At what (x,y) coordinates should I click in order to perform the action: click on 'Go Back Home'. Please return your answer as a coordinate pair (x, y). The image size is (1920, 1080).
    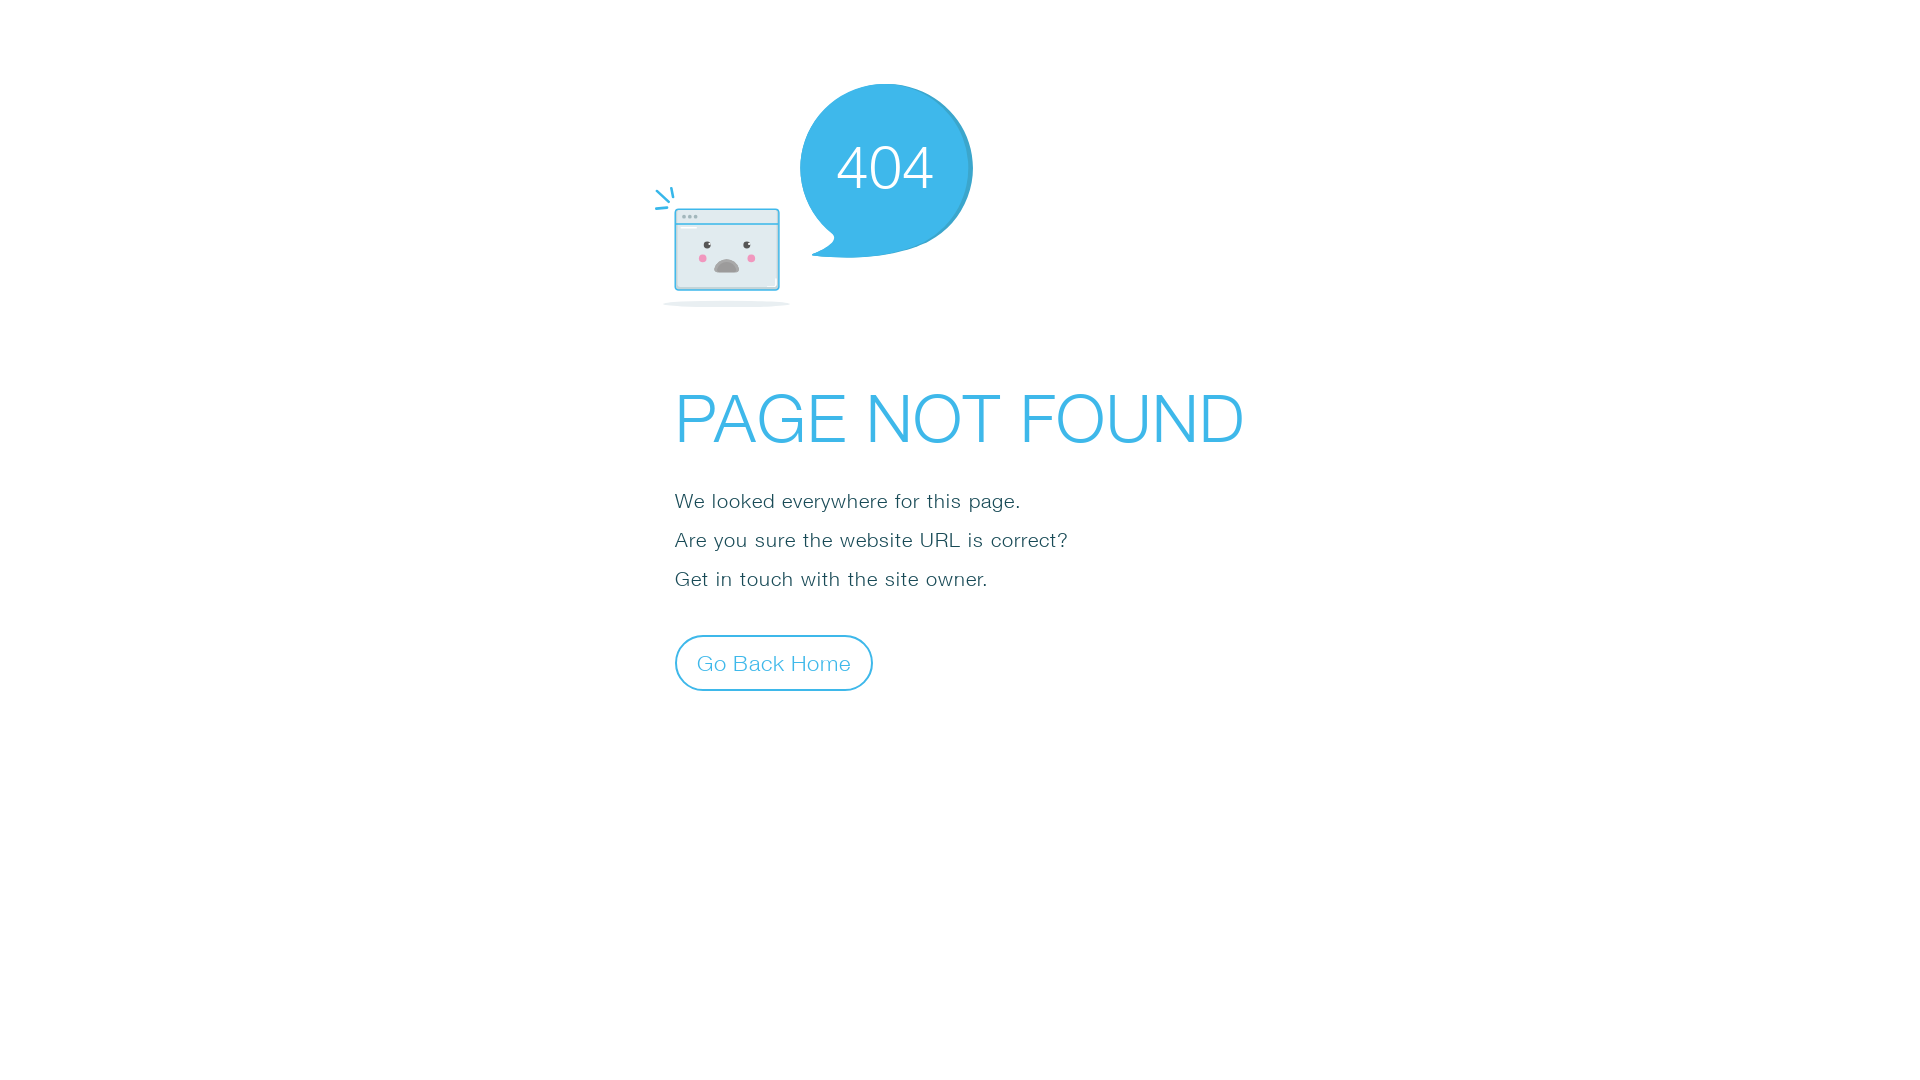
    Looking at the image, I should click on (772, 663).